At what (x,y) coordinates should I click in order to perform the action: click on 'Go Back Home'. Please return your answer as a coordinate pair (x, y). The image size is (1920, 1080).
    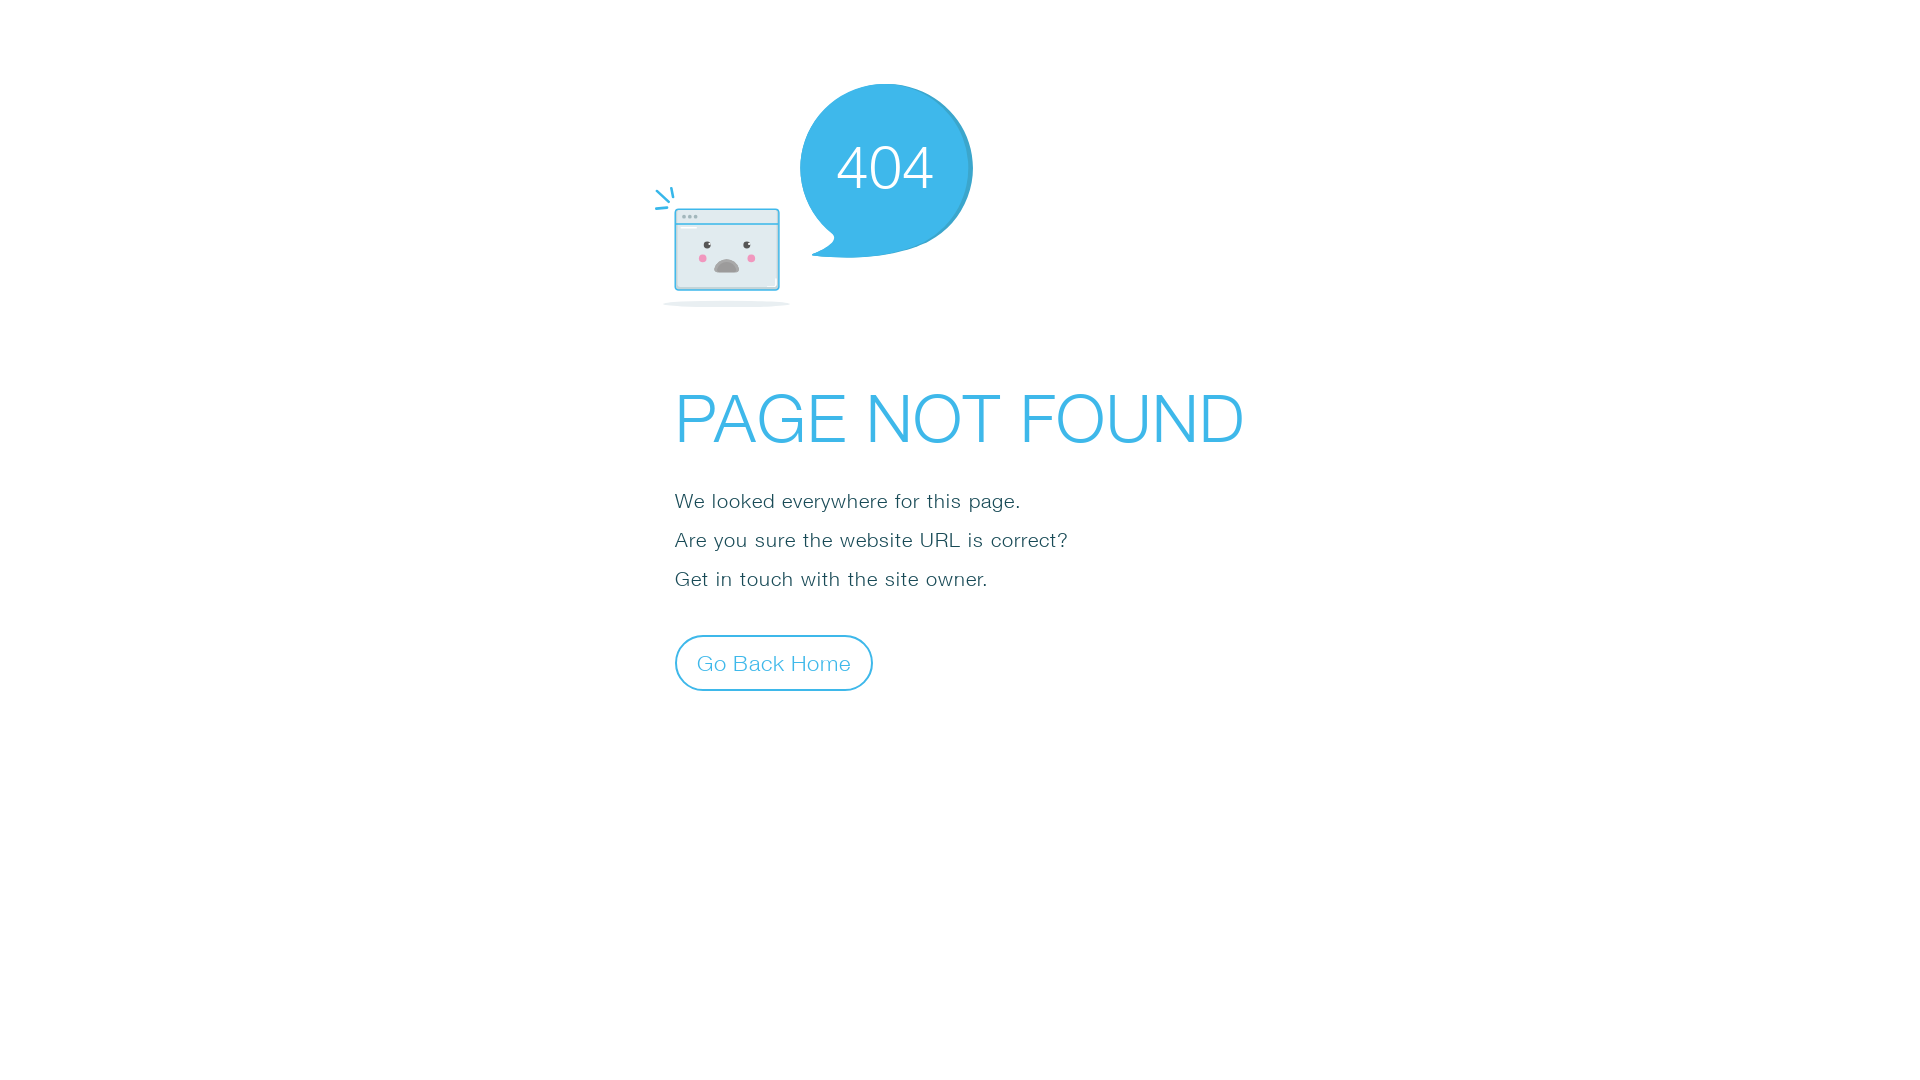
    Looking at the image, I should click on (772, 663).